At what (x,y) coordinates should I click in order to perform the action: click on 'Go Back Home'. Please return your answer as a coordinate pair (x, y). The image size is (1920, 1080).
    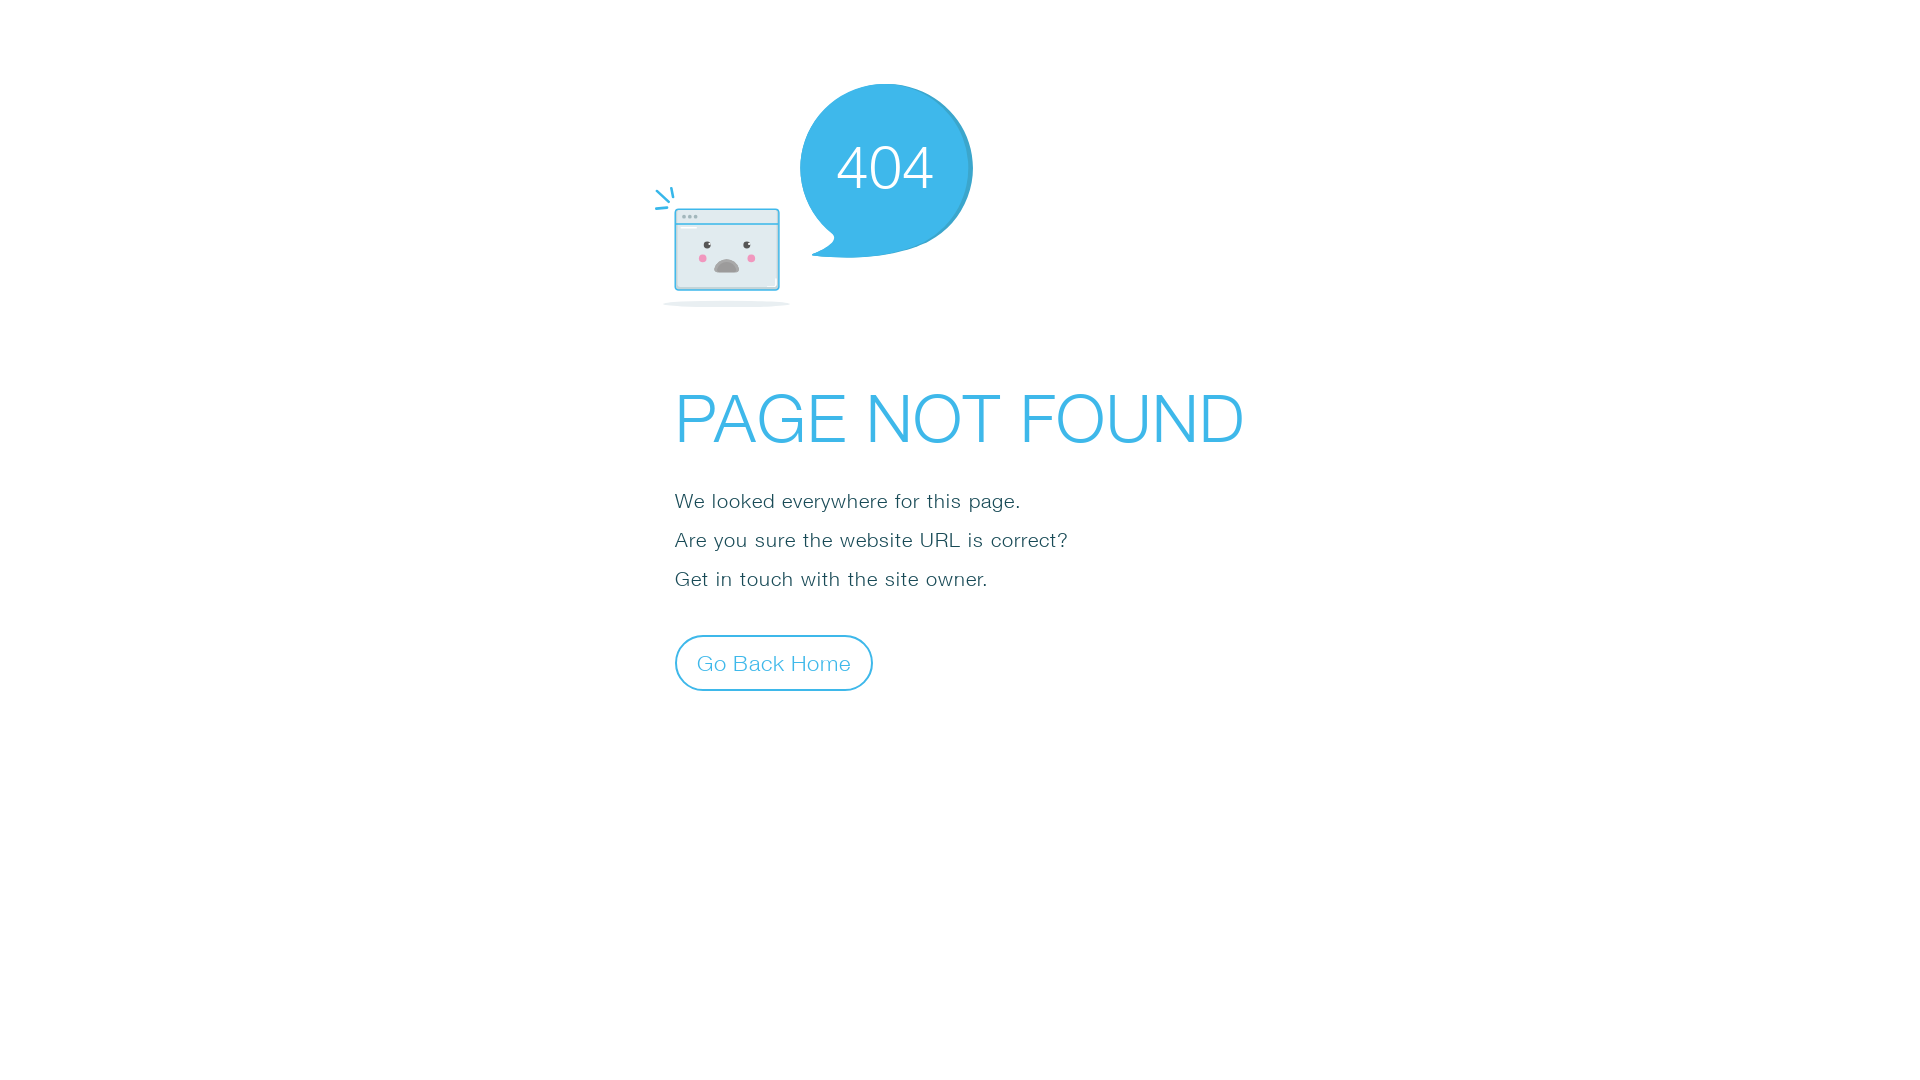
    Looking at the image, I should click on (772, 663).